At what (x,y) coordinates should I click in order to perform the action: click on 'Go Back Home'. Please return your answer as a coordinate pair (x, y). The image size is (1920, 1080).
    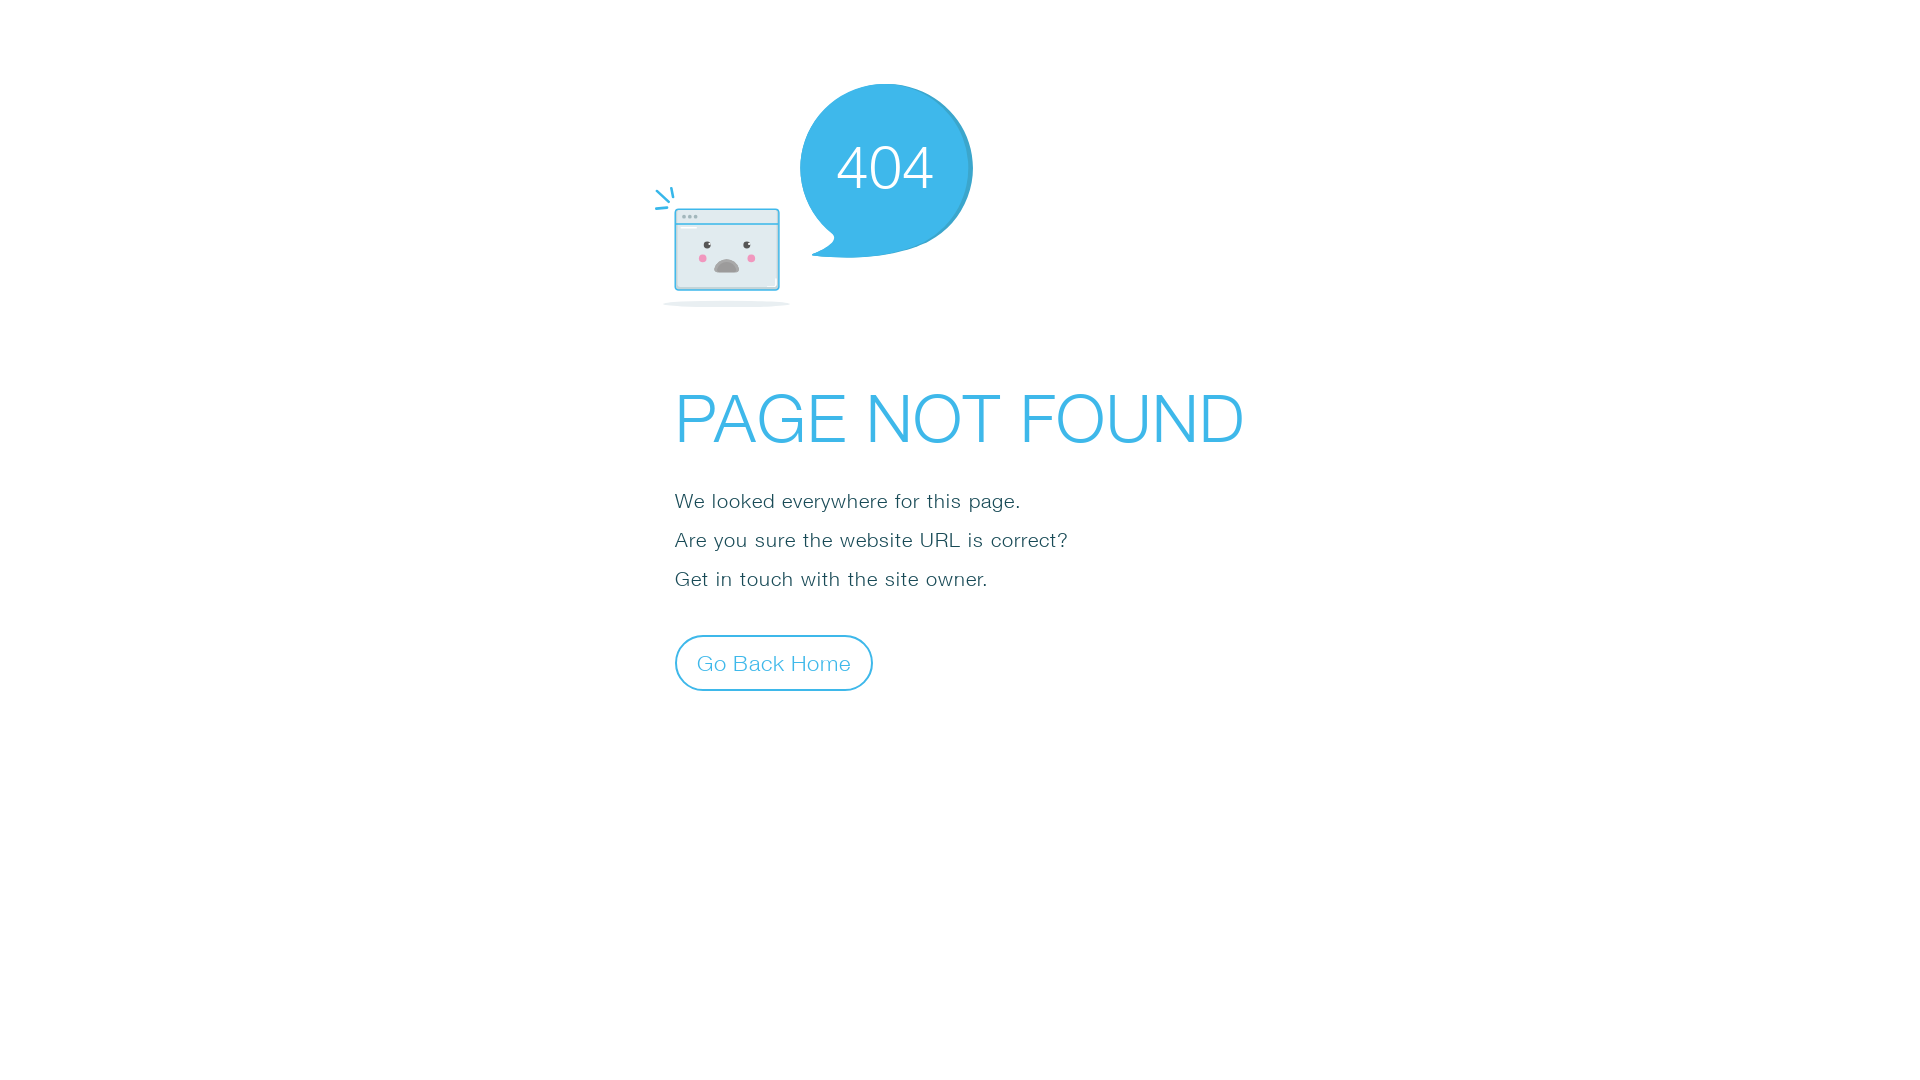
    Looking at the image, I should click on (772, 663).